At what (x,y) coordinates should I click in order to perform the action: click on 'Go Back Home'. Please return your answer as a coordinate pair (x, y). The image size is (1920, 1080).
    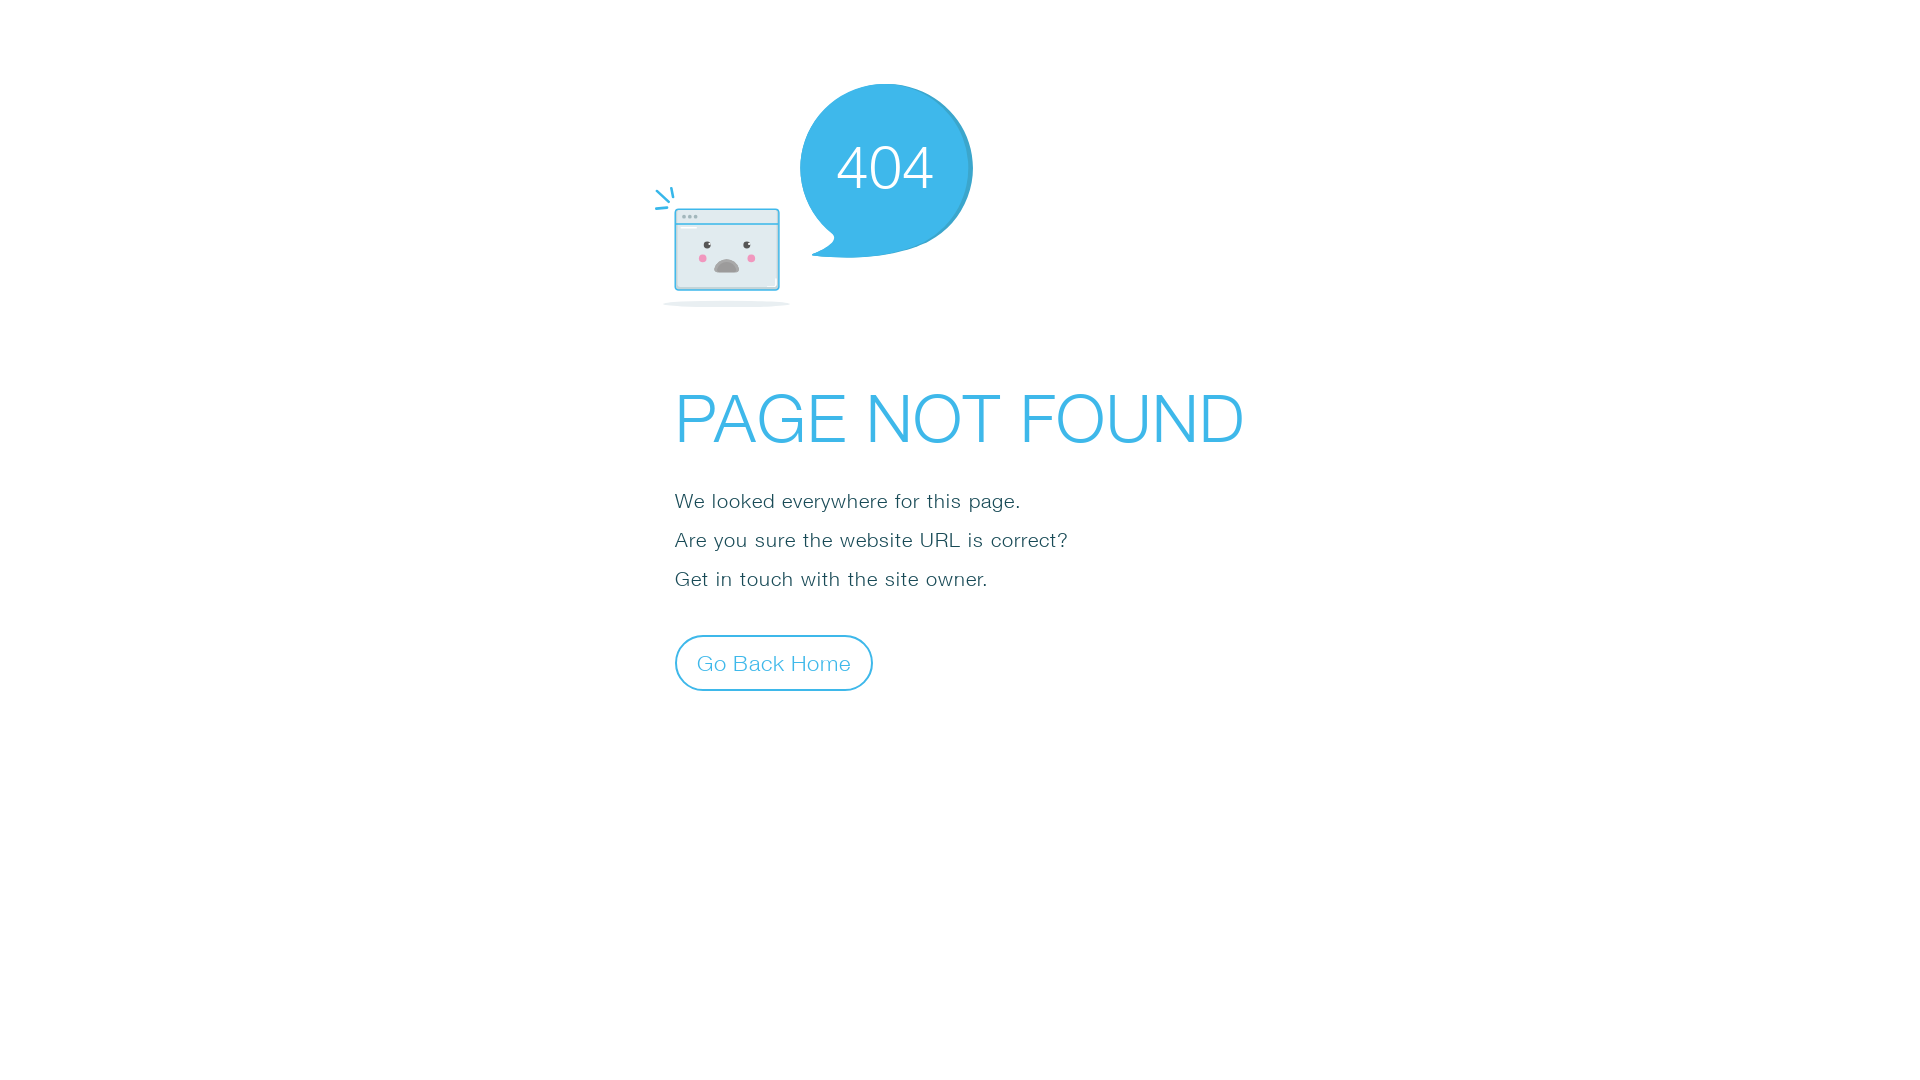
    Looking at the image, I should click on (772, 663).